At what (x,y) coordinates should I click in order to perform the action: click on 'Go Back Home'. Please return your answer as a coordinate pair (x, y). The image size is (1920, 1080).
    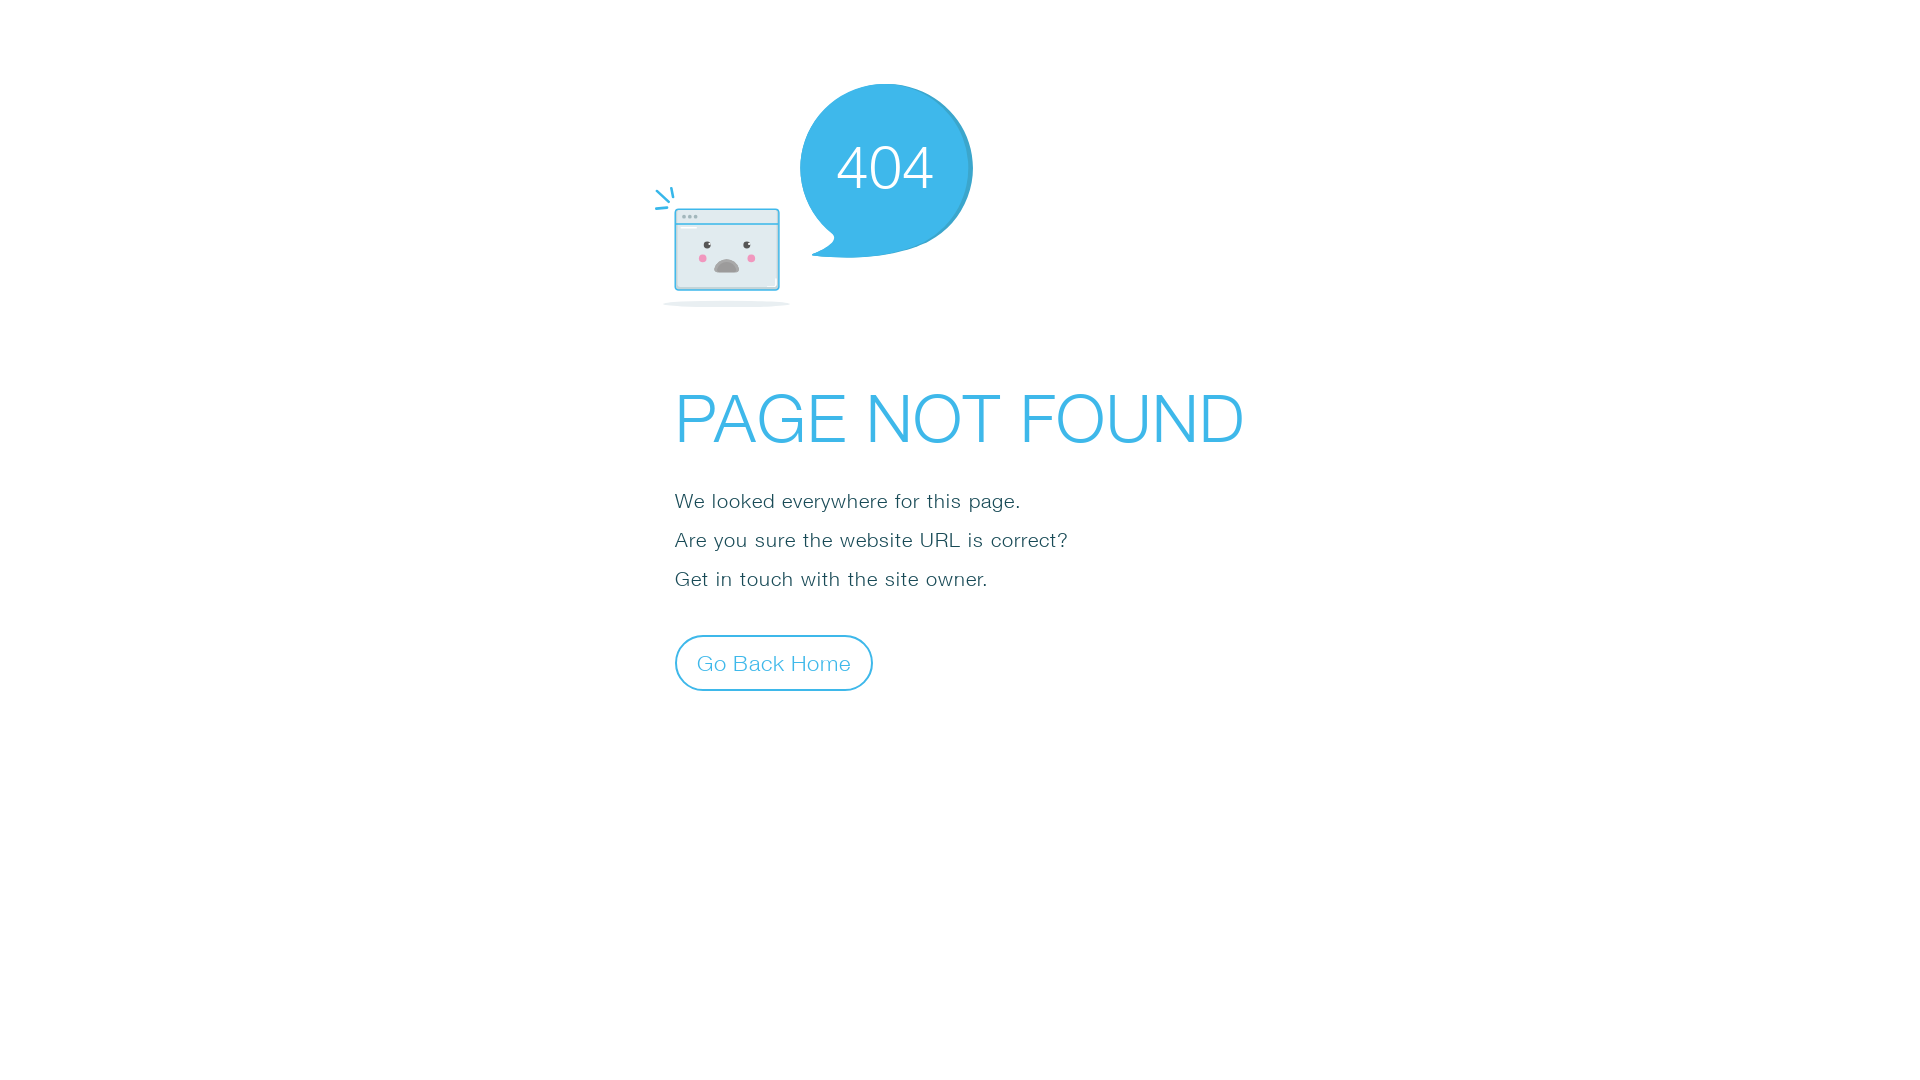
    Looking at the image, I should click on (772, 663).